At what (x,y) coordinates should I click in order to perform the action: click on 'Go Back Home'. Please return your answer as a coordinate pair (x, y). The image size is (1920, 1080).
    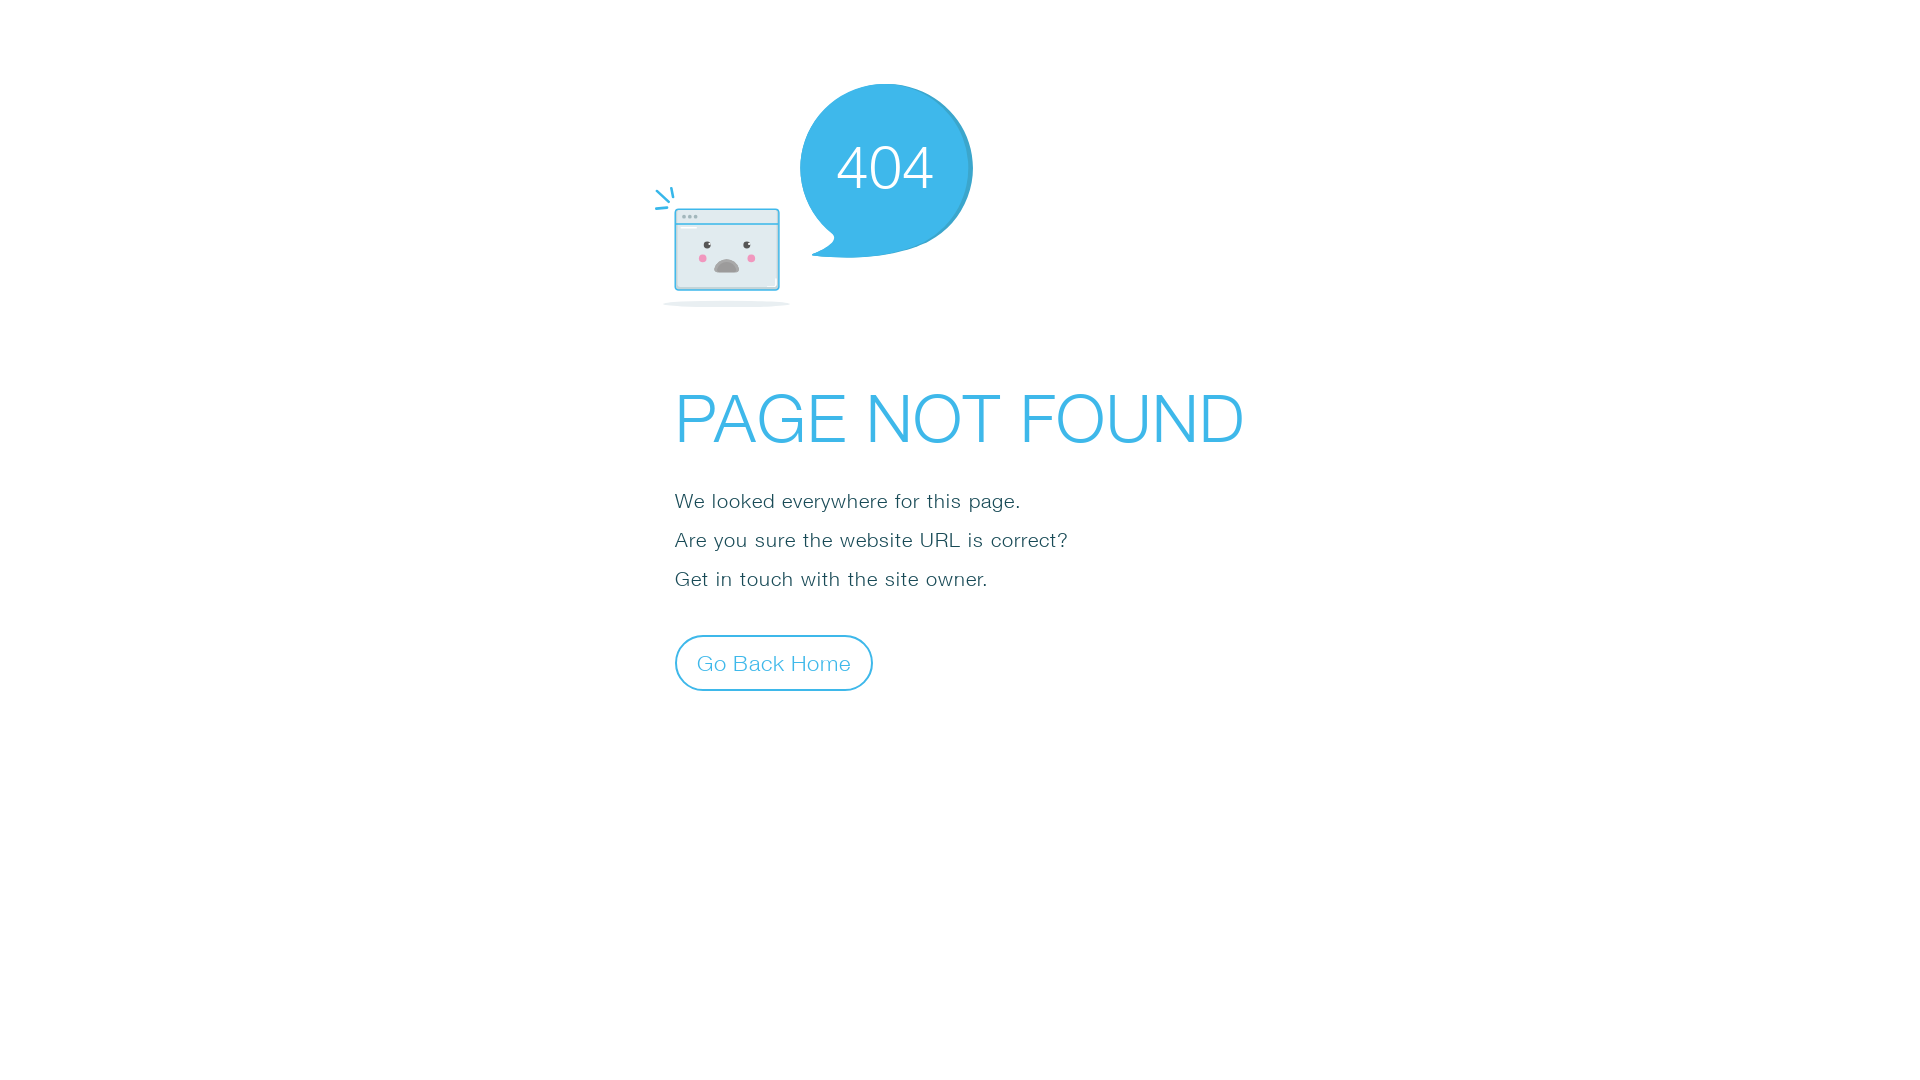
    Looking at the image, I should click on (772, 663).